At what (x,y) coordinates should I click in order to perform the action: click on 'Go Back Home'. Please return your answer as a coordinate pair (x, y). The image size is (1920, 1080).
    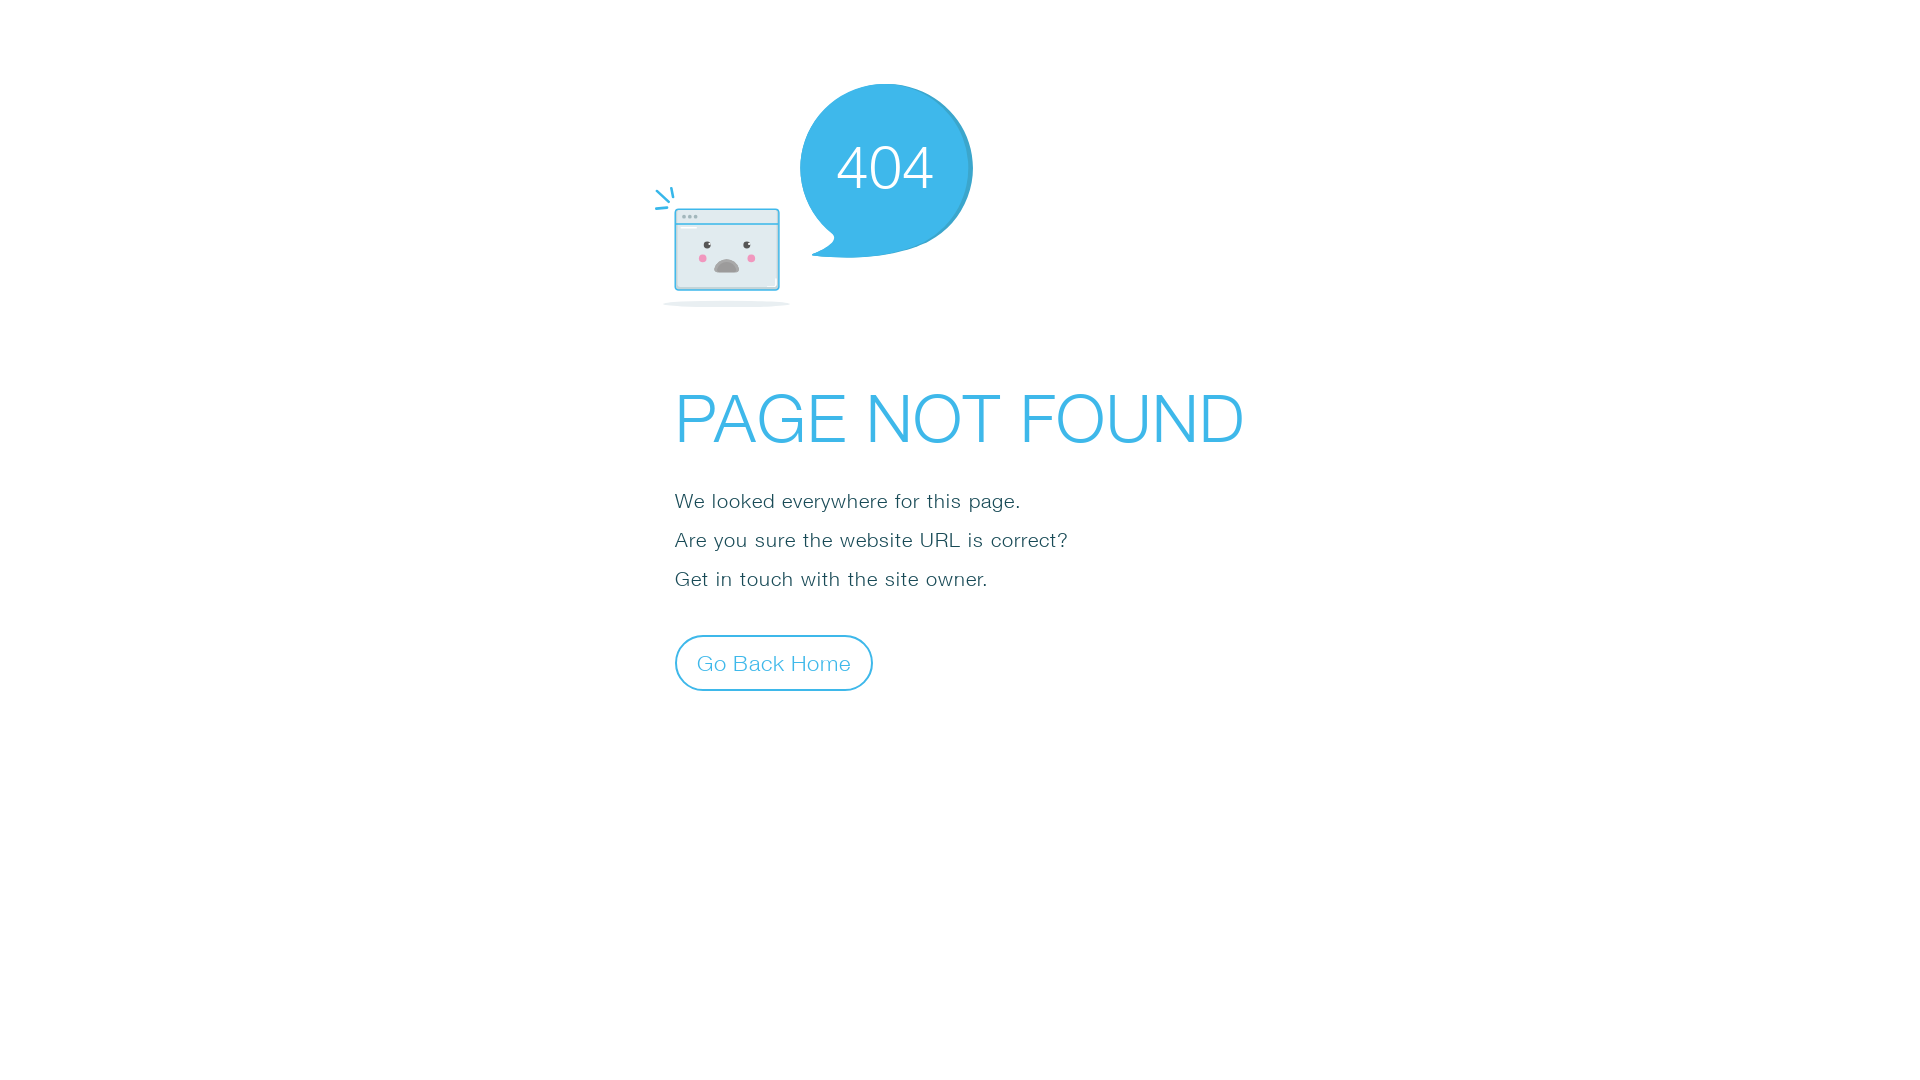
    Looking at the image, I should click on (772, 663).